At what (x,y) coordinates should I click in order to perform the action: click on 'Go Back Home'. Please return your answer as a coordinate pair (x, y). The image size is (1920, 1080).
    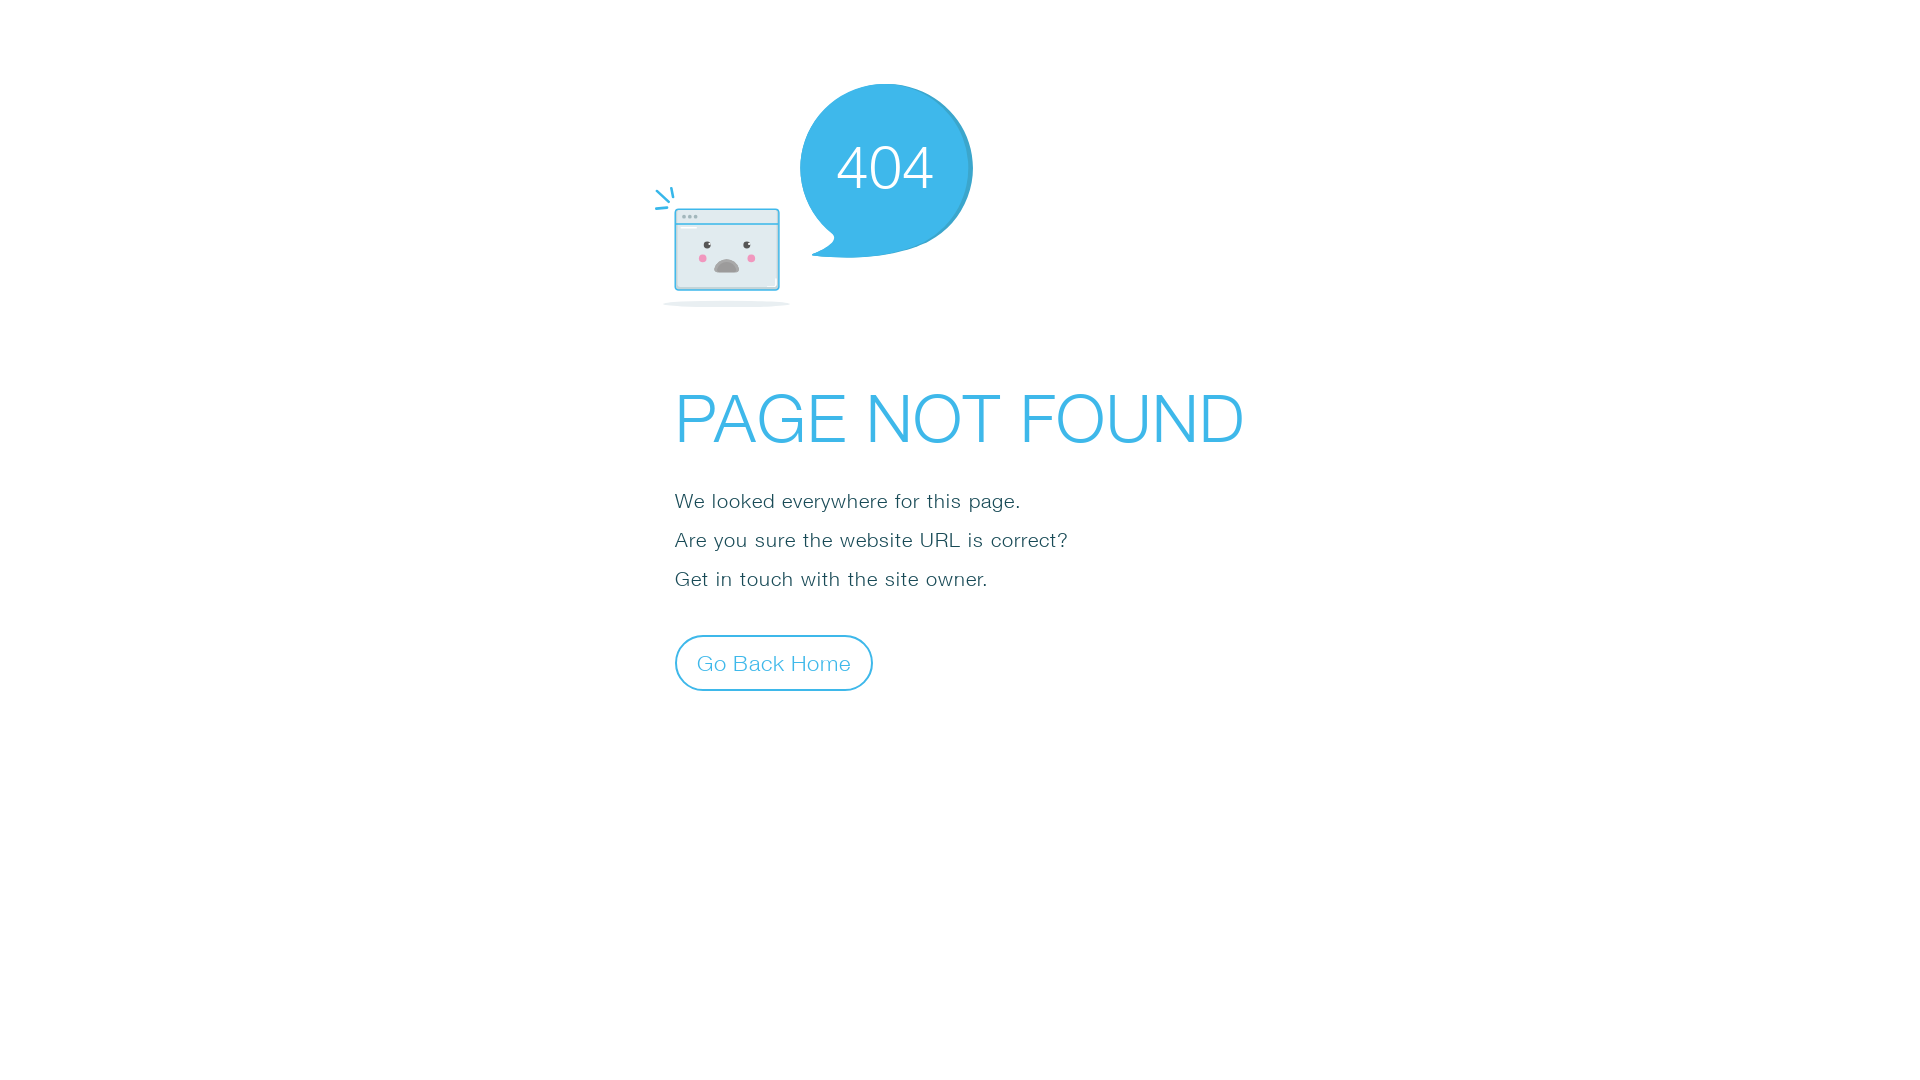
    Looking at the image, I should click on (772, 663).